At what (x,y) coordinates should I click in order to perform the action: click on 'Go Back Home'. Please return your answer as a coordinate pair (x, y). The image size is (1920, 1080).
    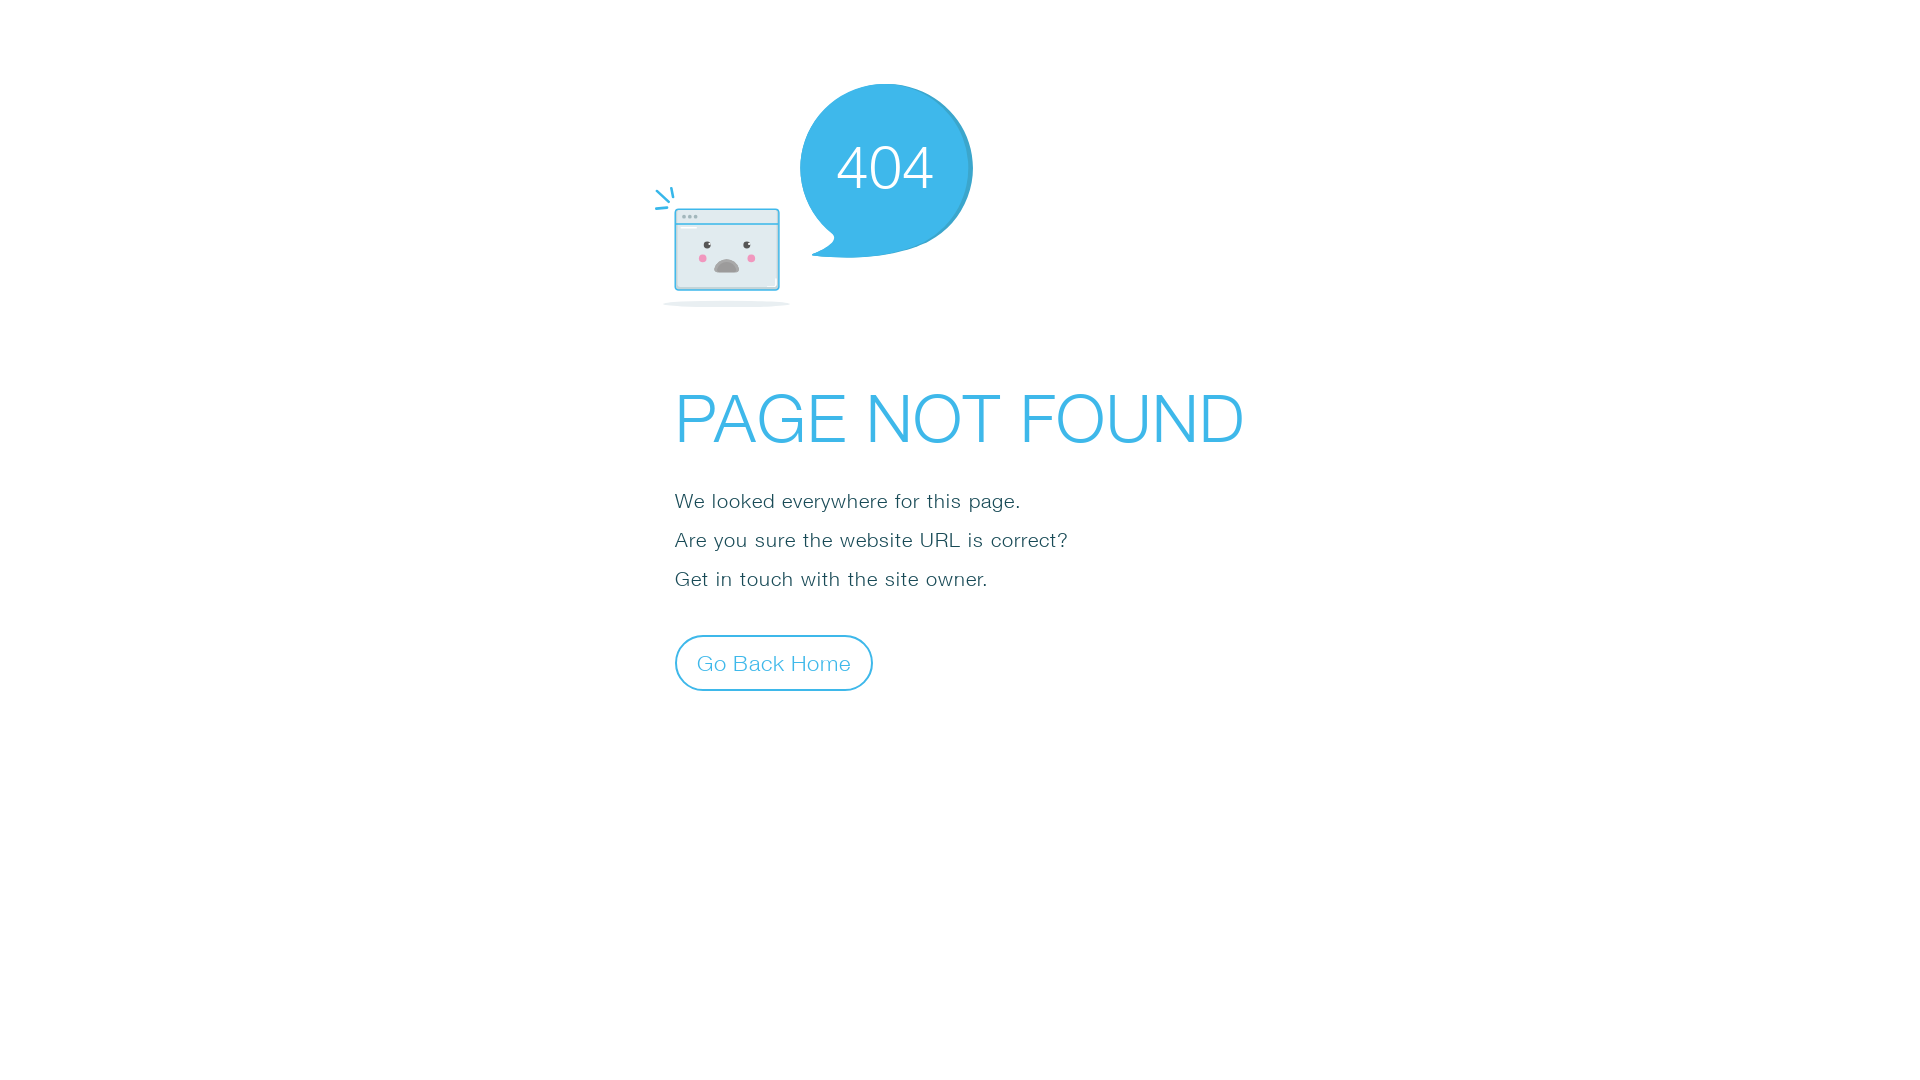
    Looking at the image, I should click on (772, 663).